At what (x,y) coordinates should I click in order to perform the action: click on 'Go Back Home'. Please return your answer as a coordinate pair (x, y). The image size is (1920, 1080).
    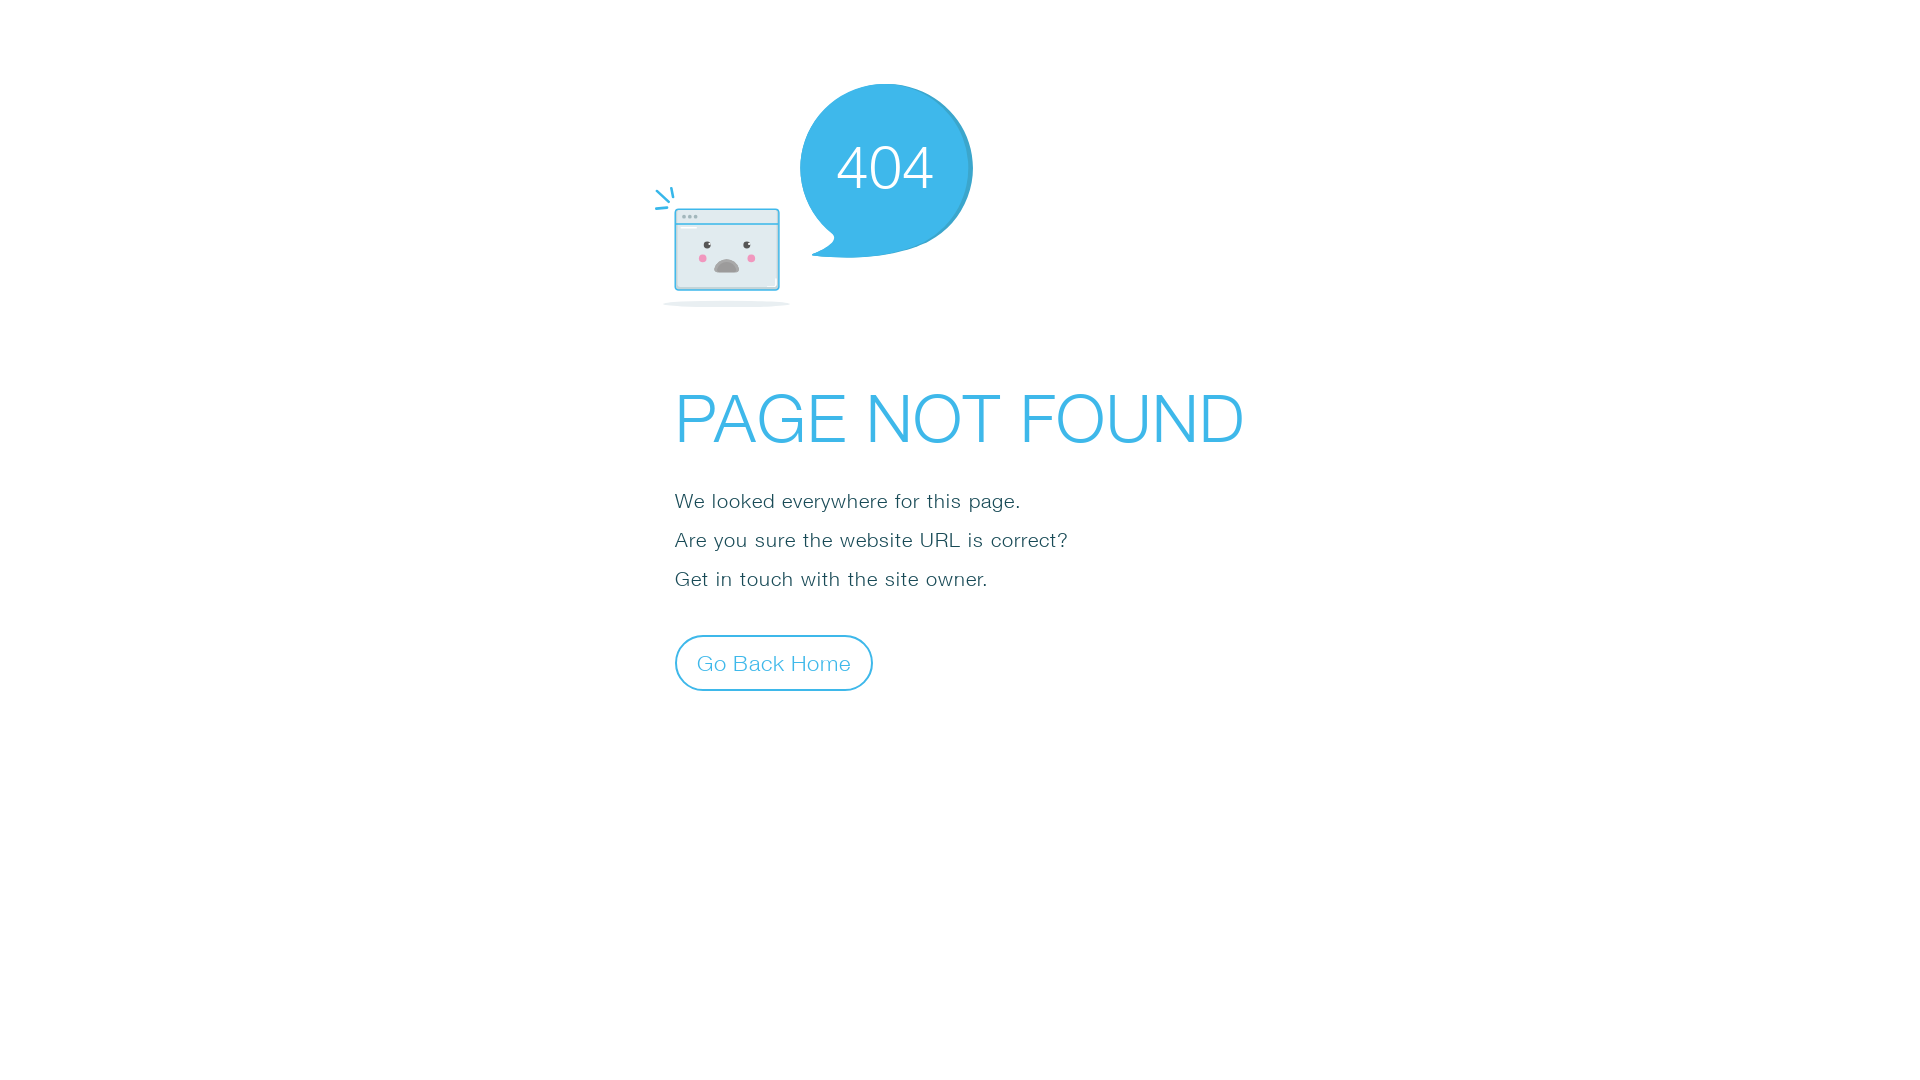
    Looking at the image, I should click on (772, 663).